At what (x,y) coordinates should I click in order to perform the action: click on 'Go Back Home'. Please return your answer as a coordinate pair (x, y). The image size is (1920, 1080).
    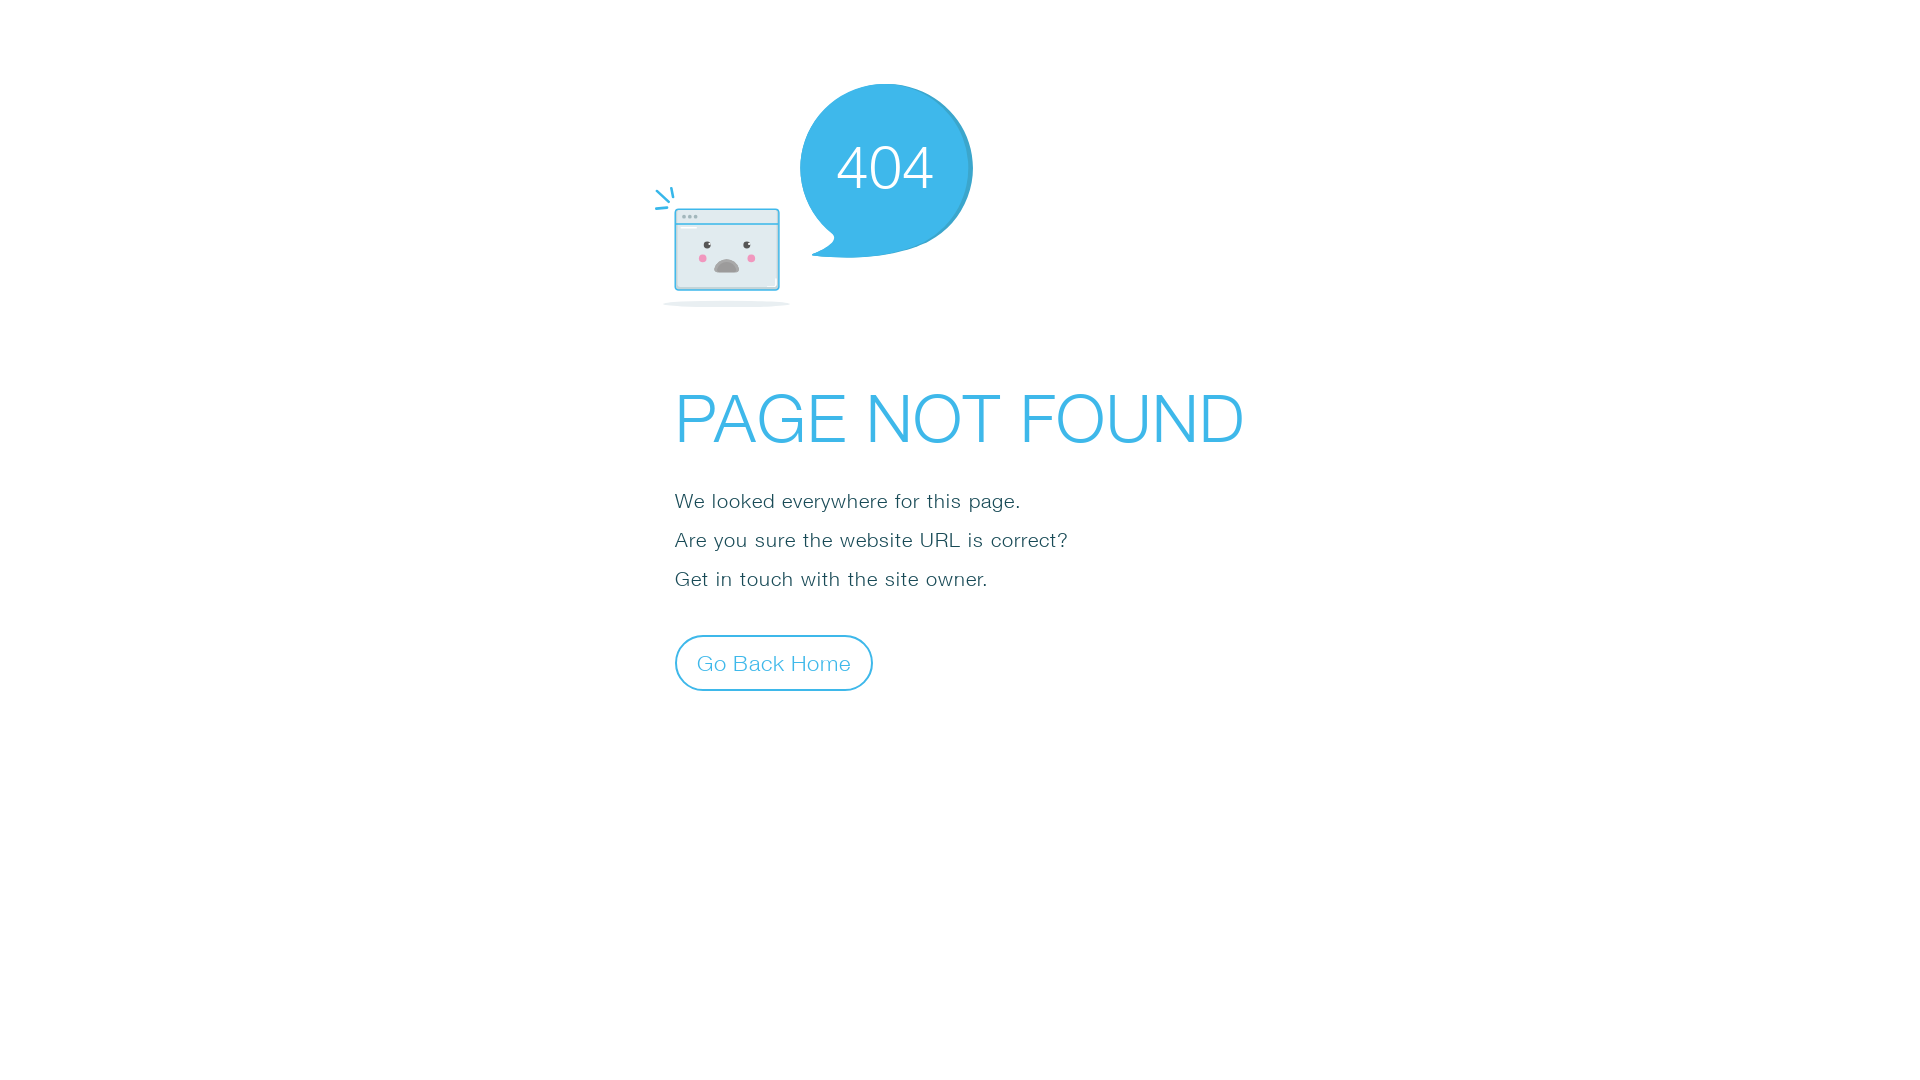
    Looking at the image, I should click on (772, 663).